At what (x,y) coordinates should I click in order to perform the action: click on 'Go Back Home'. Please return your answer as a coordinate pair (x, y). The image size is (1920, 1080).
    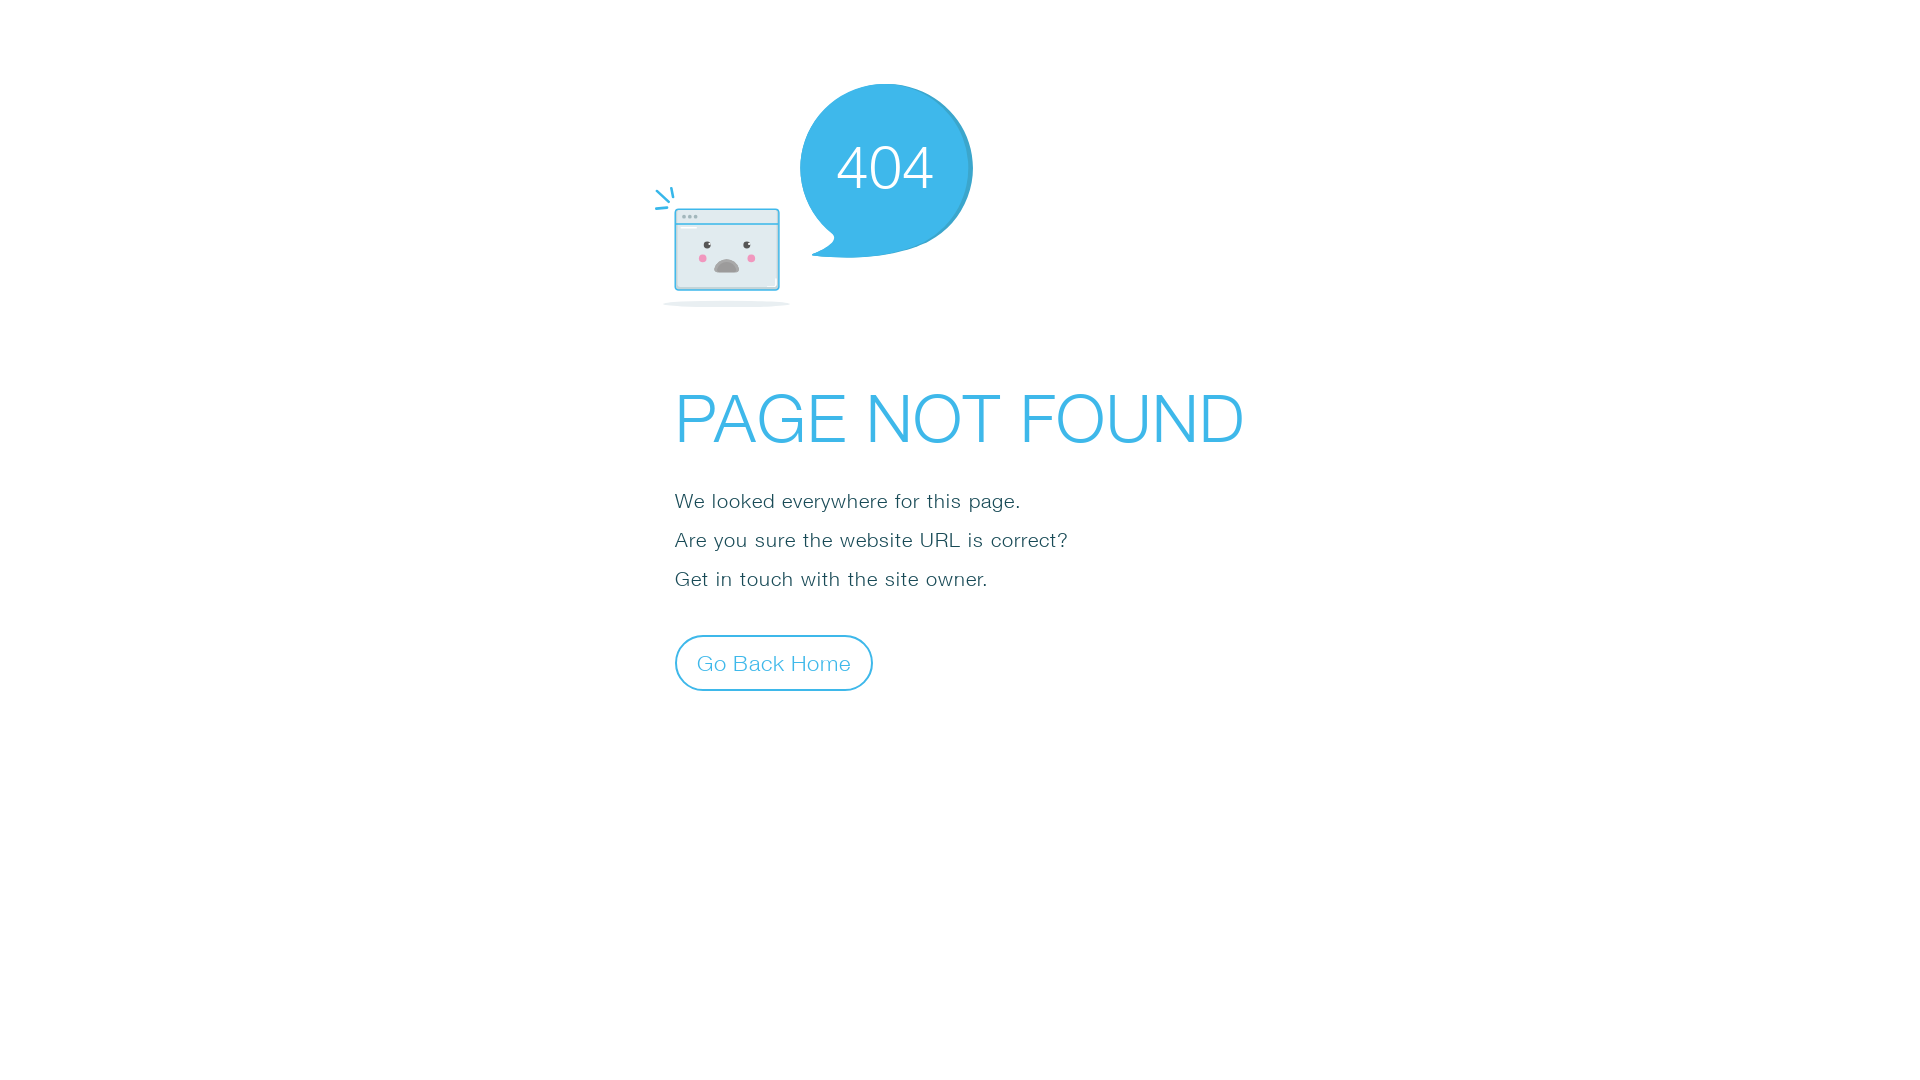
    Looking at the image, I should click on (772, 663).